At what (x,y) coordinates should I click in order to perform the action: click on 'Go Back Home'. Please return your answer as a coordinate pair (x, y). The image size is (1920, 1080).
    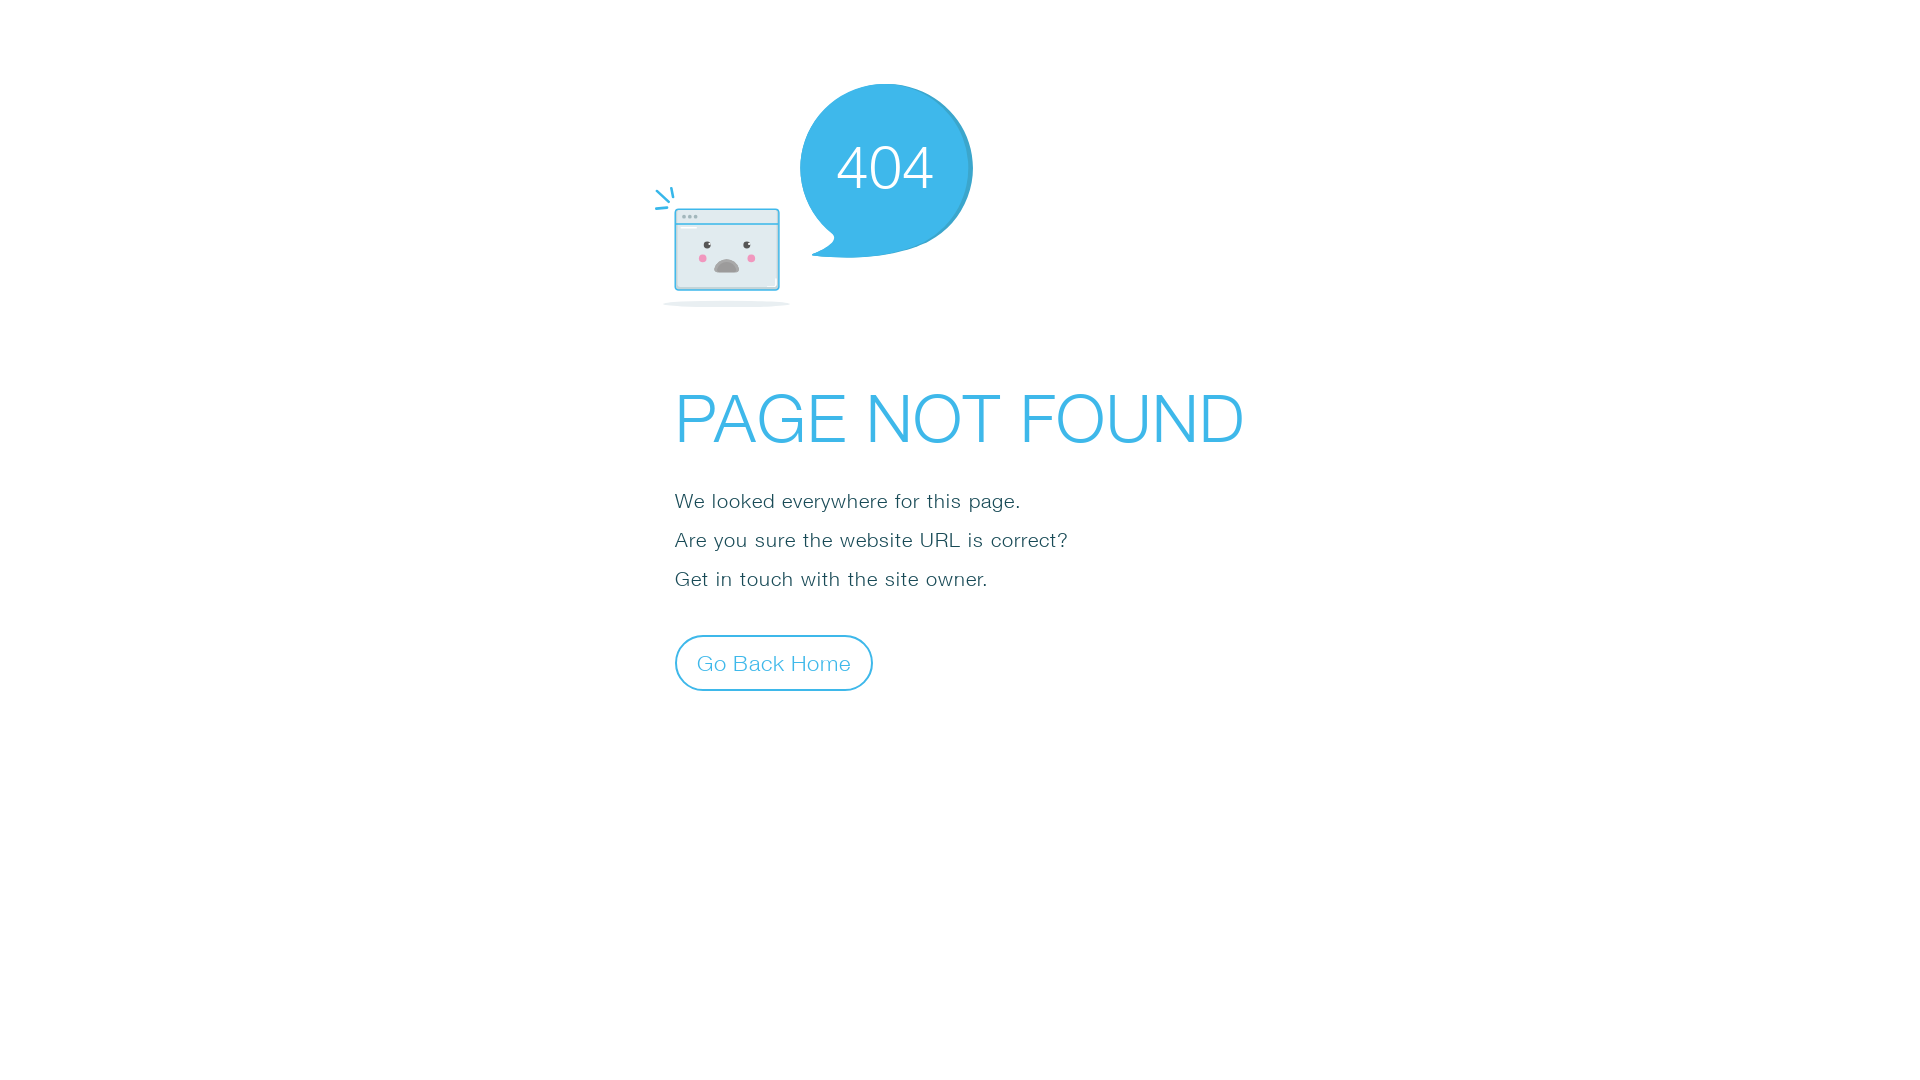
    Looking at the image, I should click on (772, 663).